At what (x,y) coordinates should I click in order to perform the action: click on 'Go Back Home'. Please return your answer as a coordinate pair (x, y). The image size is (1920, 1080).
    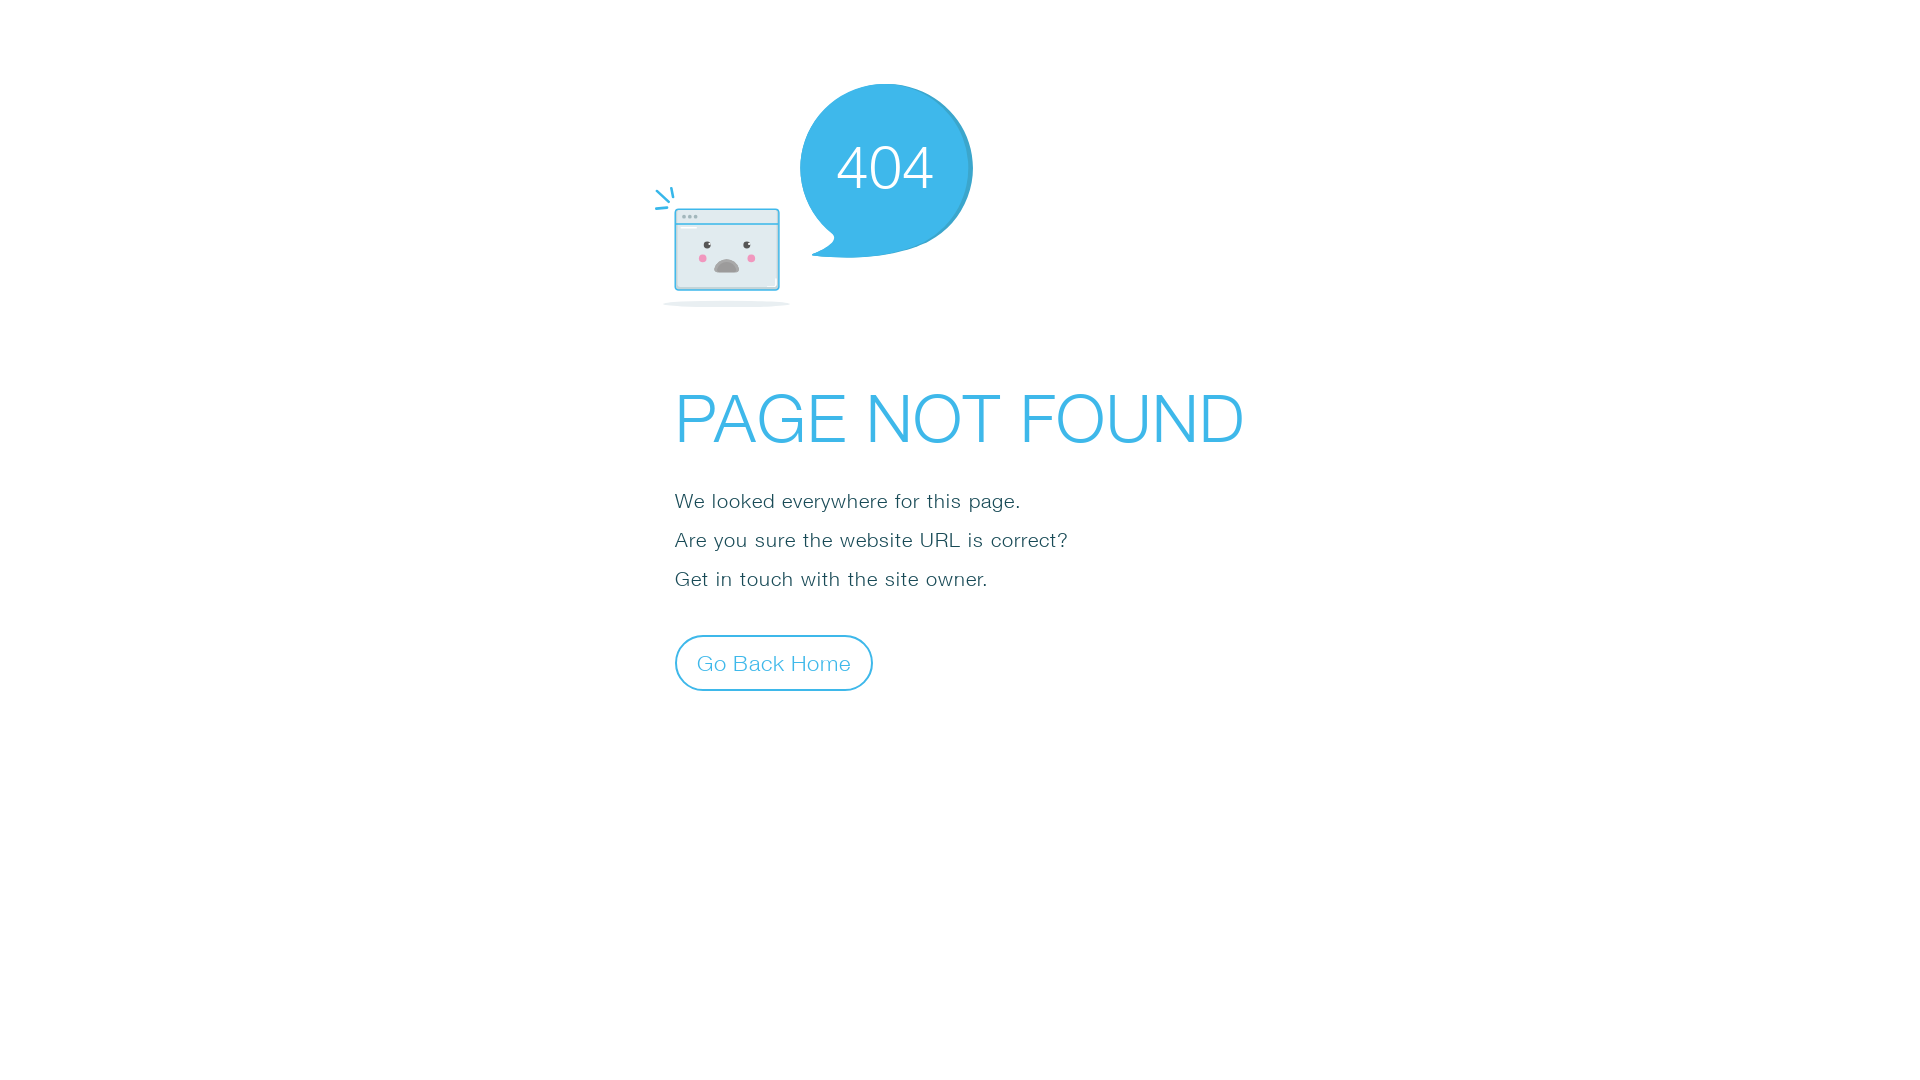
    Looking at the image, I should click on (772, 663).